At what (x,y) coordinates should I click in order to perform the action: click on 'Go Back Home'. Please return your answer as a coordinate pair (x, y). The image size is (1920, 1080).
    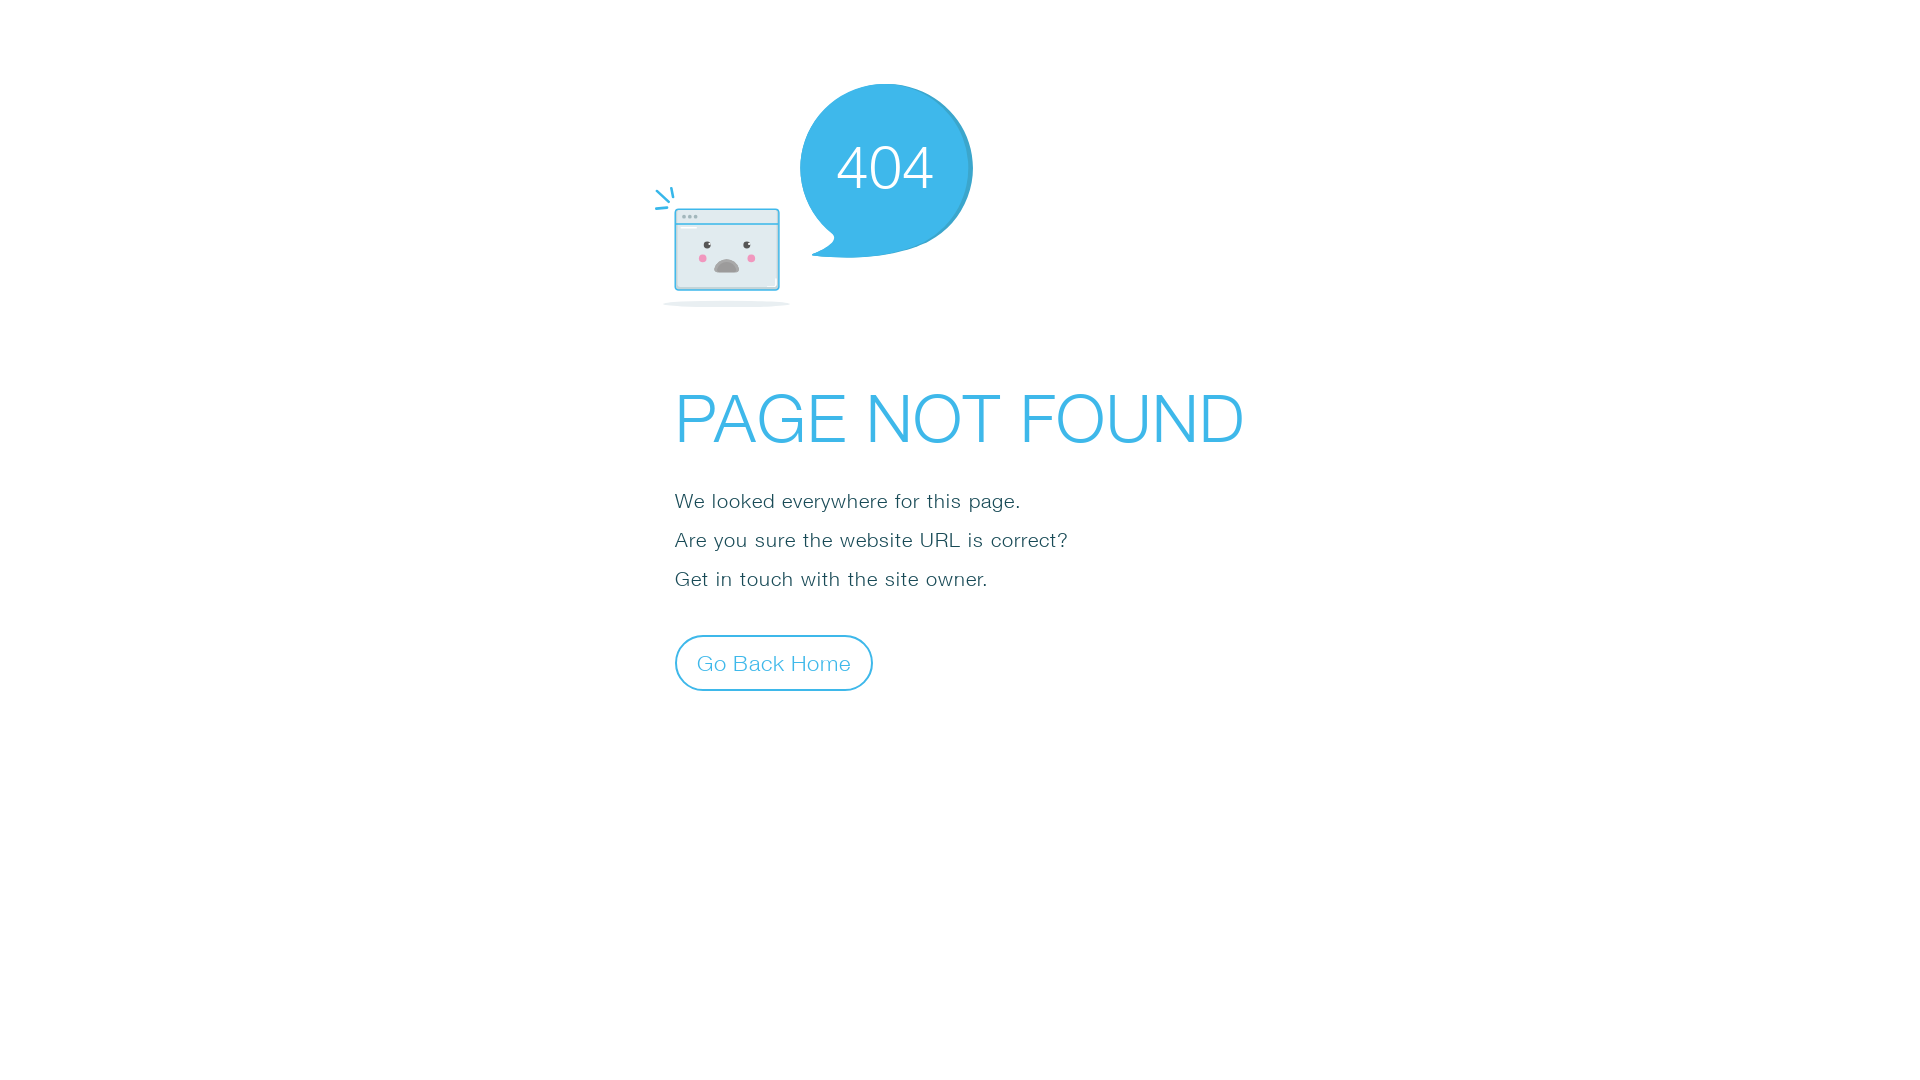
    Looking at the image, I should click on (772, 663).